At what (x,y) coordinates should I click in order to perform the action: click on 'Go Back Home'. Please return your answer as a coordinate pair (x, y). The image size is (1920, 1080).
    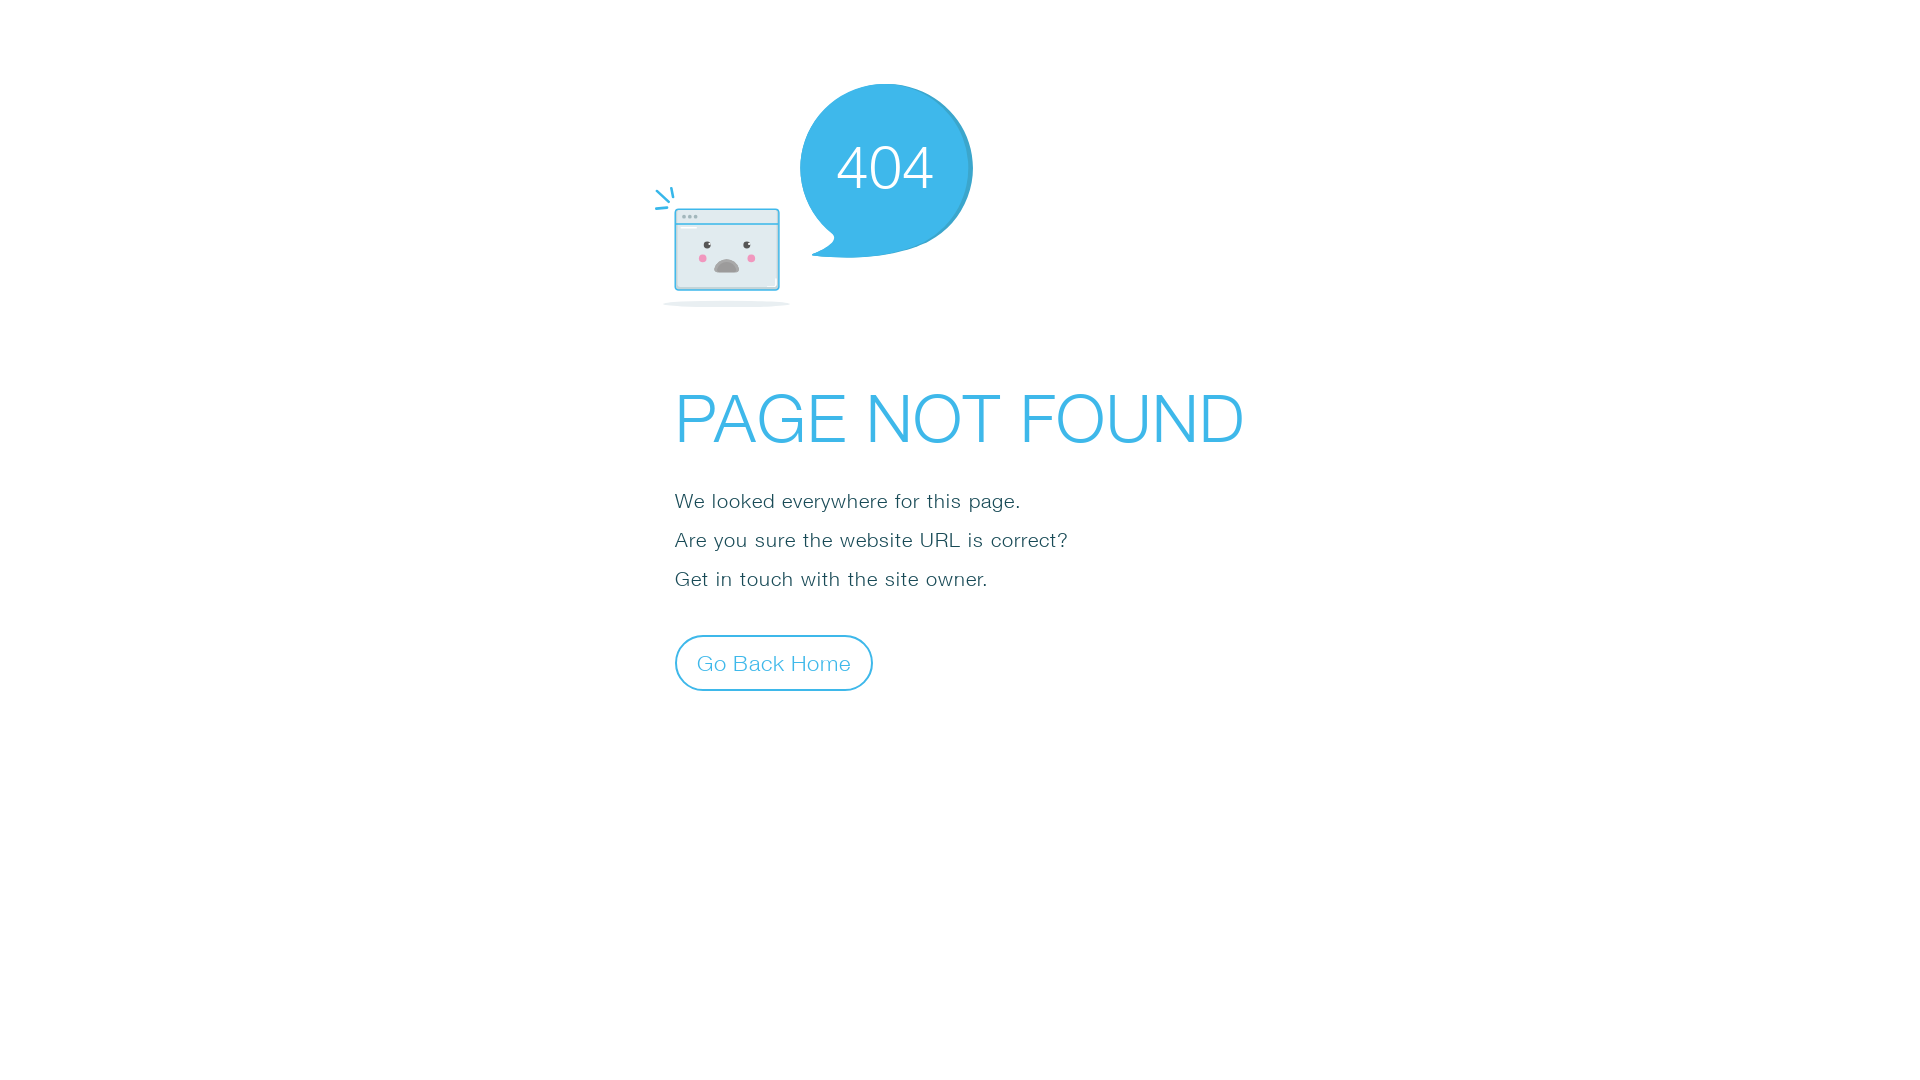
    Looking at the image, I should click on (772, 663).